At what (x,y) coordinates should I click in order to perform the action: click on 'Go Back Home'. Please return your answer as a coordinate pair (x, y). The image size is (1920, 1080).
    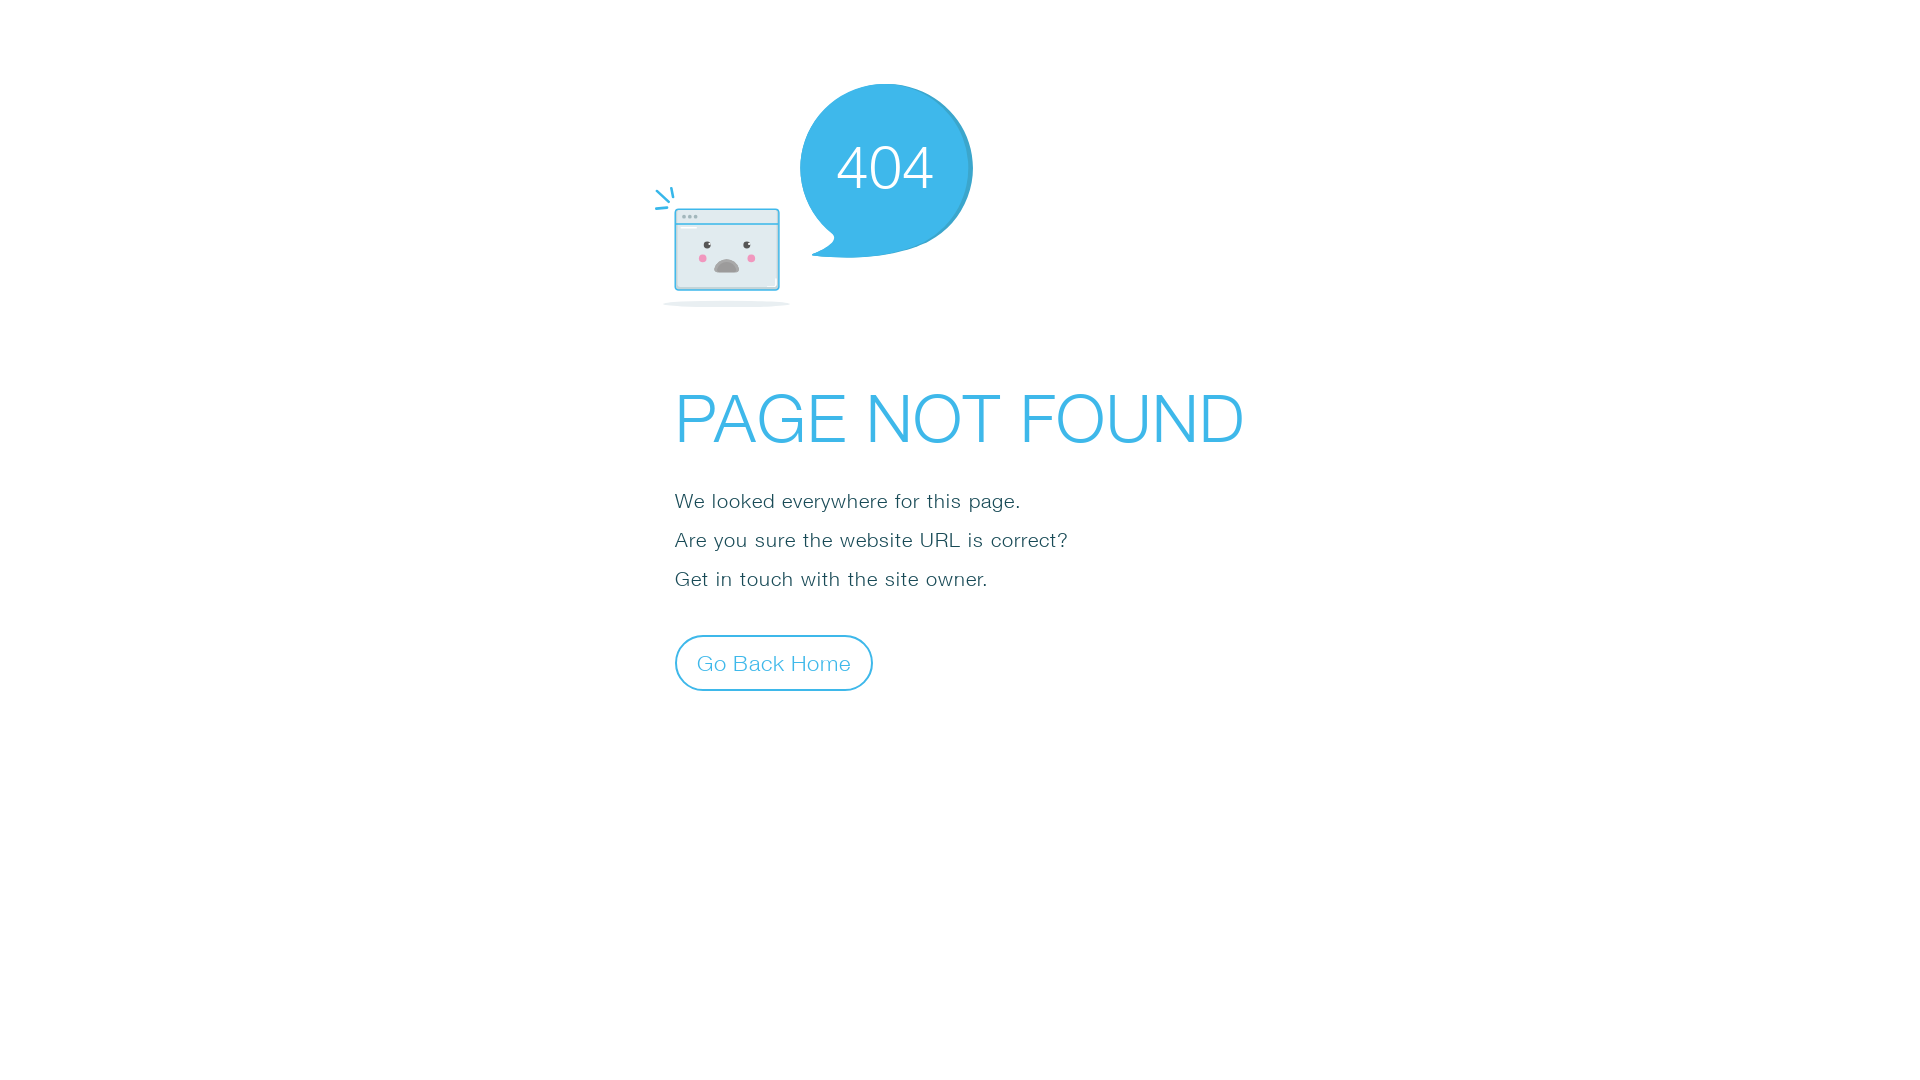
    Looking at the image, I should click on (772, 663).